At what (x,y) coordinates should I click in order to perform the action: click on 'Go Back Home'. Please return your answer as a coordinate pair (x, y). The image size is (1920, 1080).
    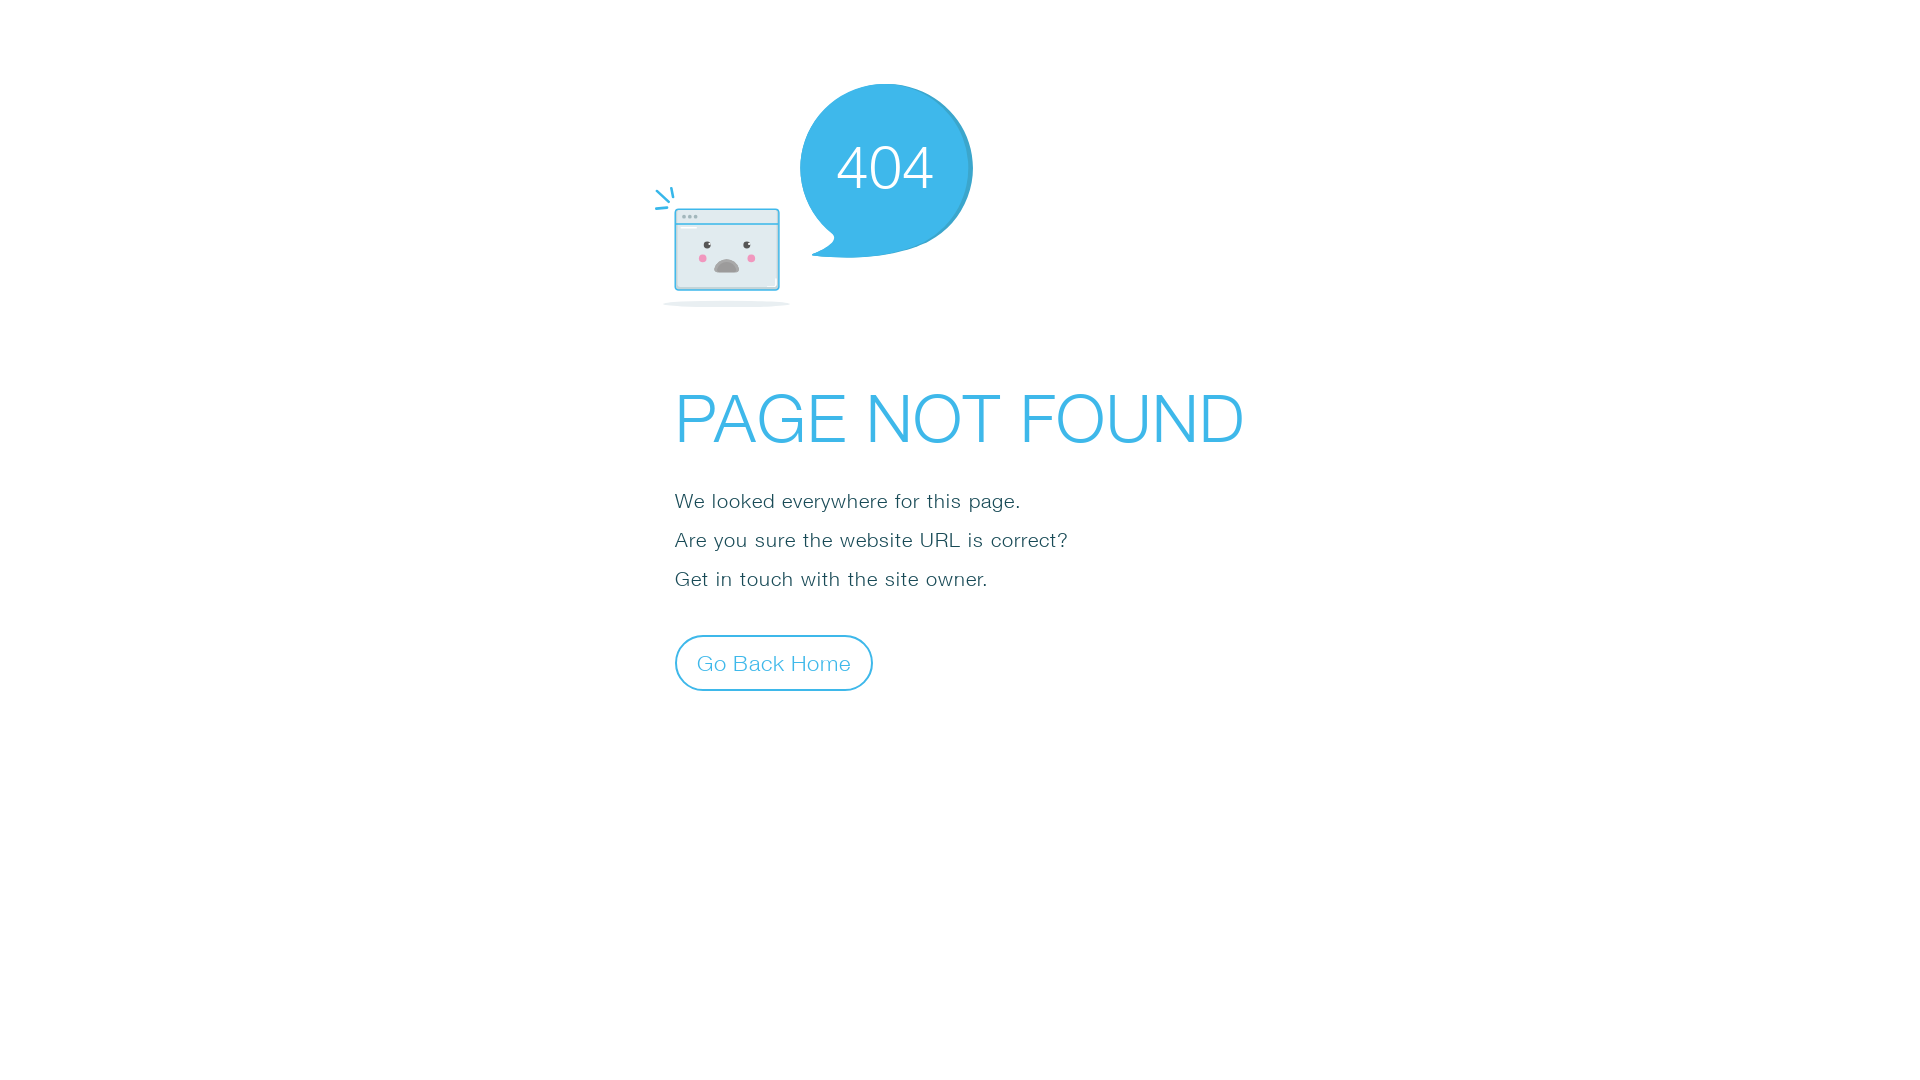
    Looking at the image, I should click on (772, 663).